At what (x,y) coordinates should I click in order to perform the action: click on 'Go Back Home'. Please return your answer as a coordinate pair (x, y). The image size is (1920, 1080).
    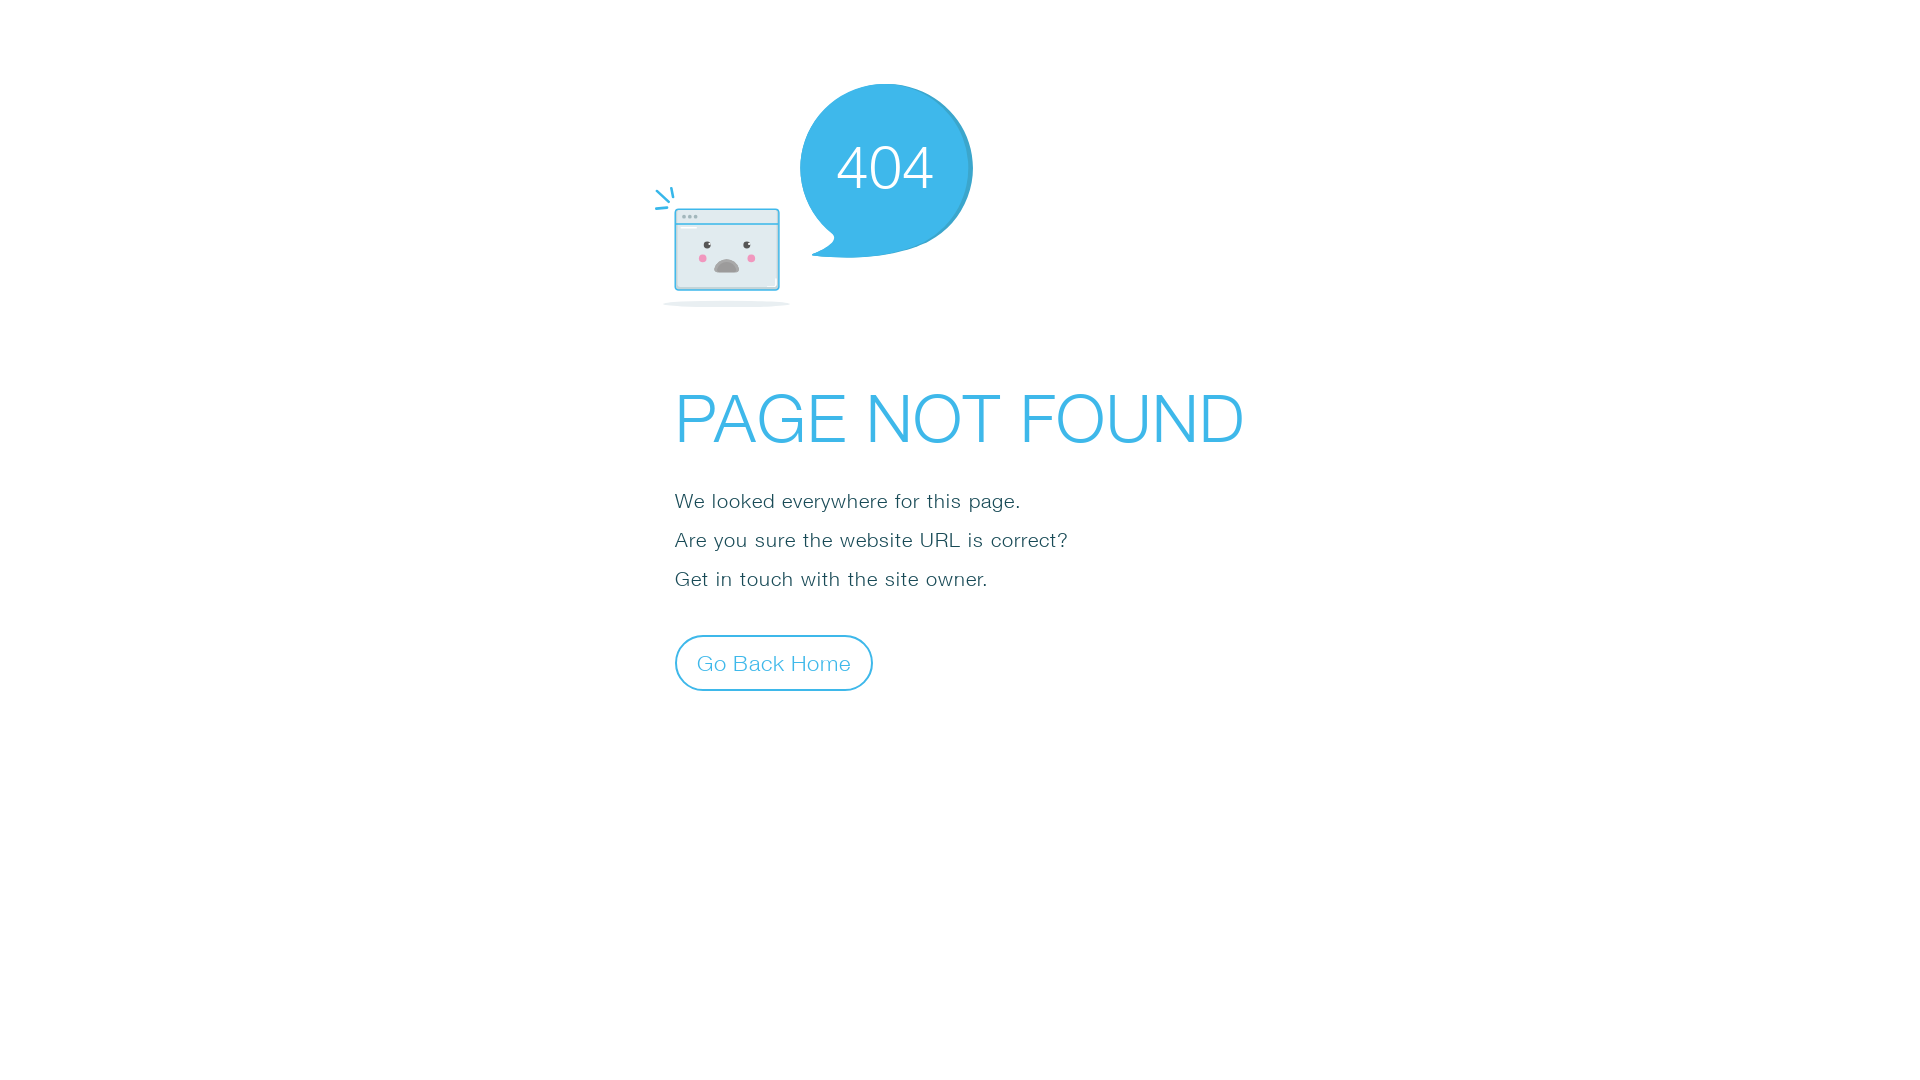
    Looking at the image, I should click on (772, 663).